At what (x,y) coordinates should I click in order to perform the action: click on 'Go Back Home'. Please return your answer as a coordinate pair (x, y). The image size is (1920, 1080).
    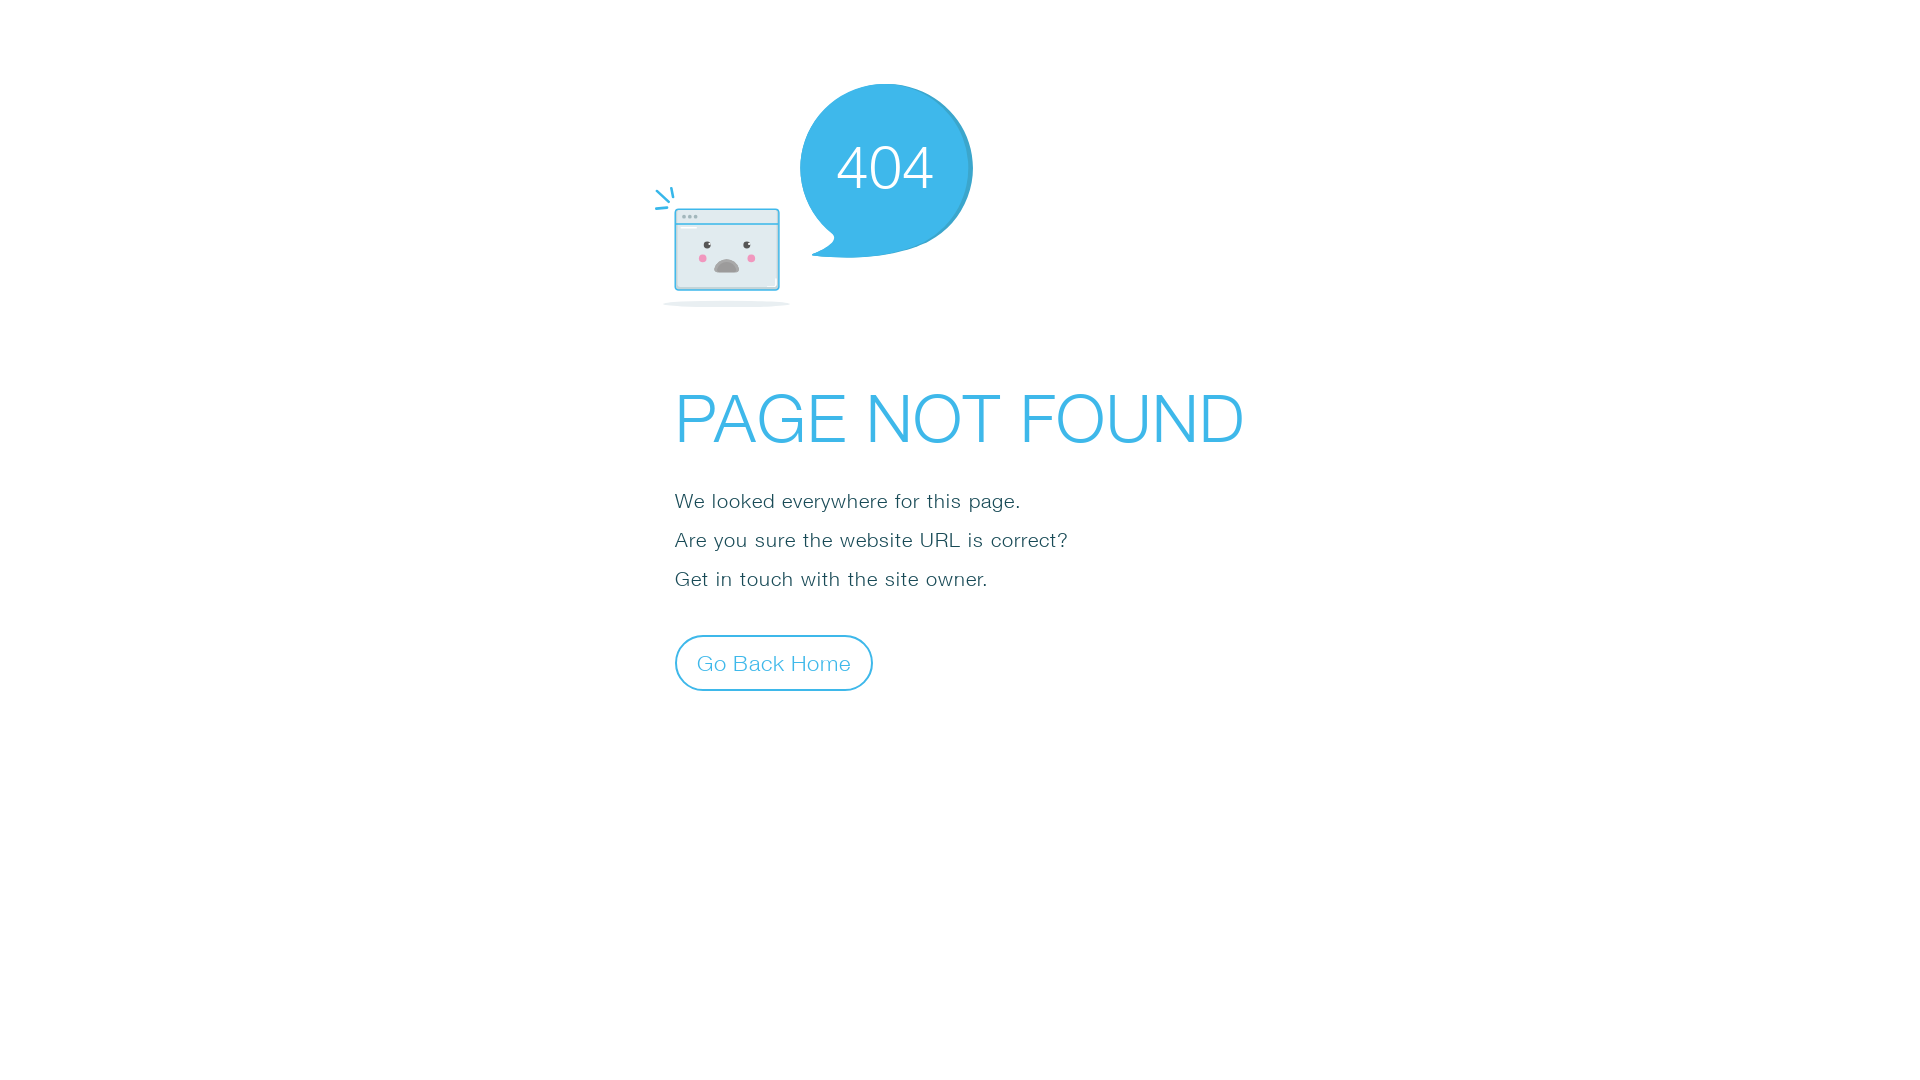
    Looking at the image, I should click on (772, 663).